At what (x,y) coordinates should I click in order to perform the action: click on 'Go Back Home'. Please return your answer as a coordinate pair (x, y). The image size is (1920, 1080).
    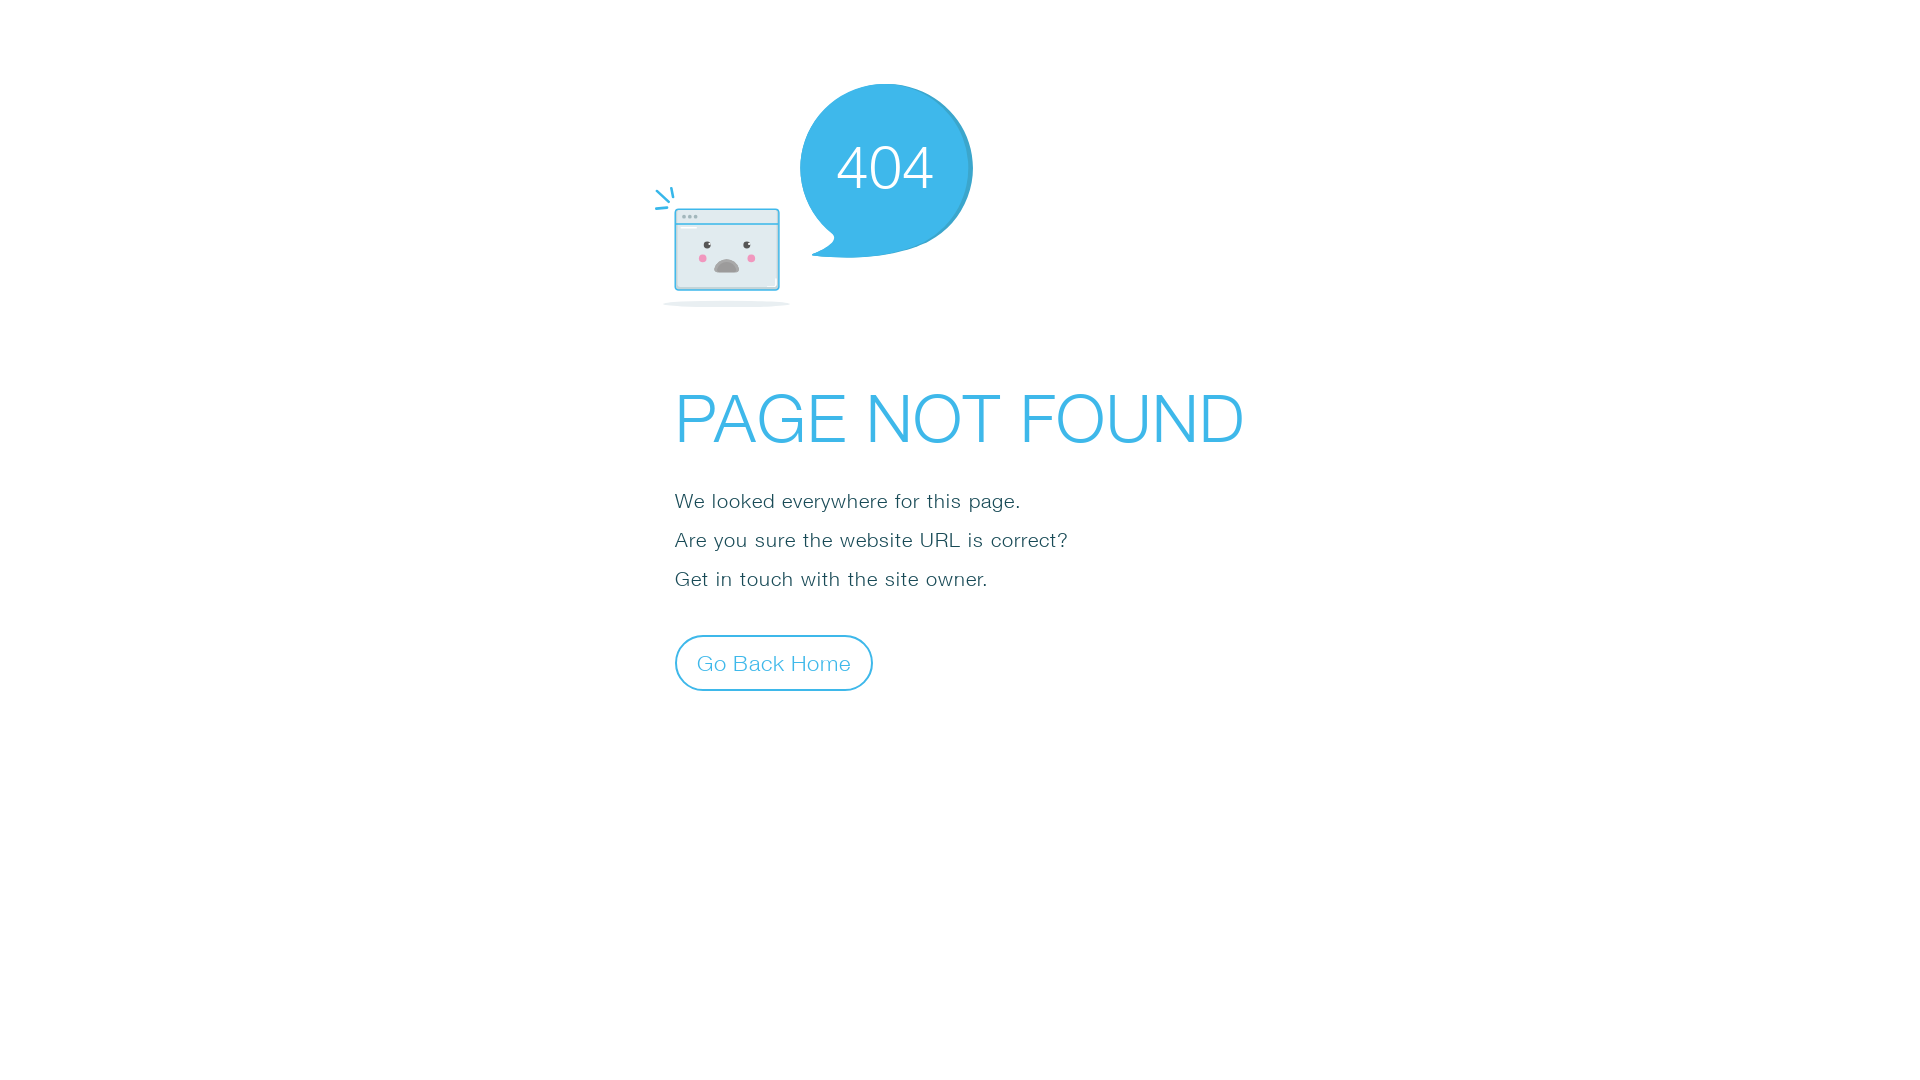
    Looking at the image, I should click on (772, 663).